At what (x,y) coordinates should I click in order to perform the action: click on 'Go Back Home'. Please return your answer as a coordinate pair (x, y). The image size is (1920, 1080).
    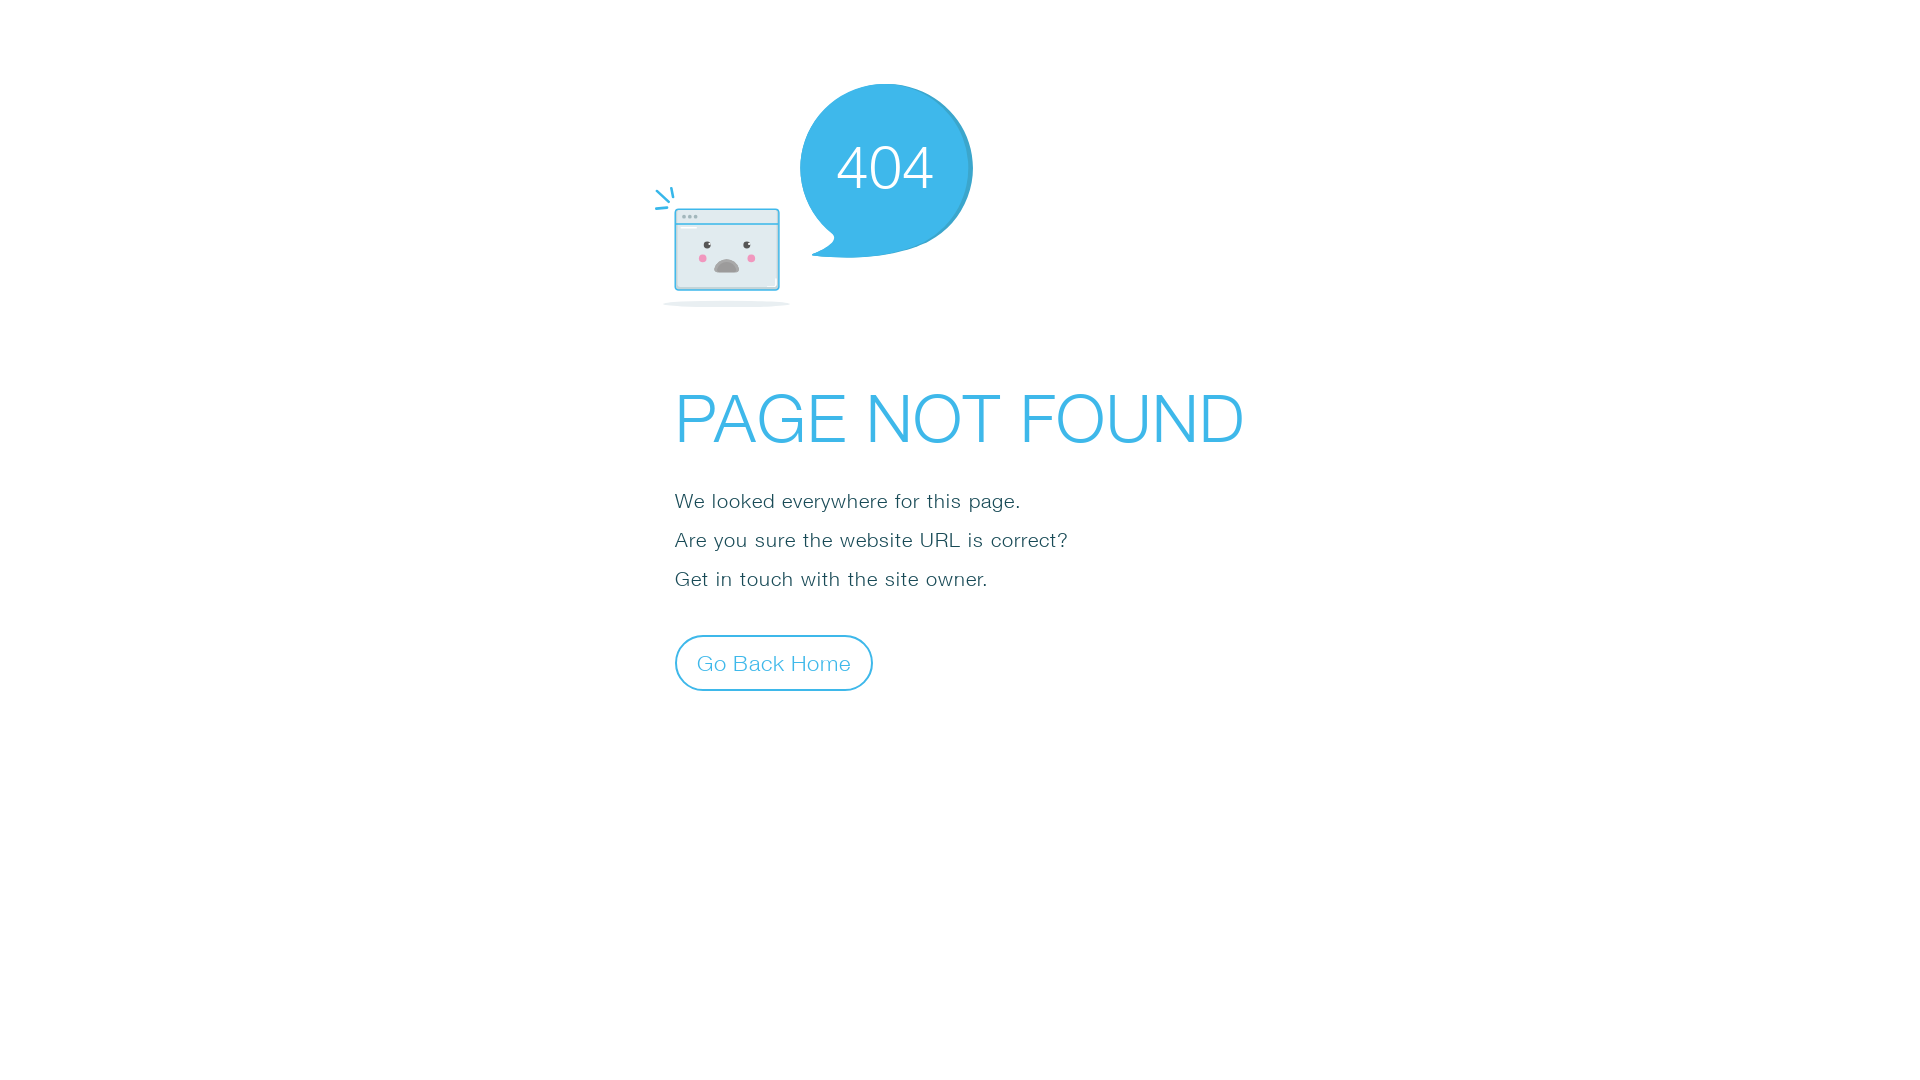
    Looking at the image, I should click on (772, 663).